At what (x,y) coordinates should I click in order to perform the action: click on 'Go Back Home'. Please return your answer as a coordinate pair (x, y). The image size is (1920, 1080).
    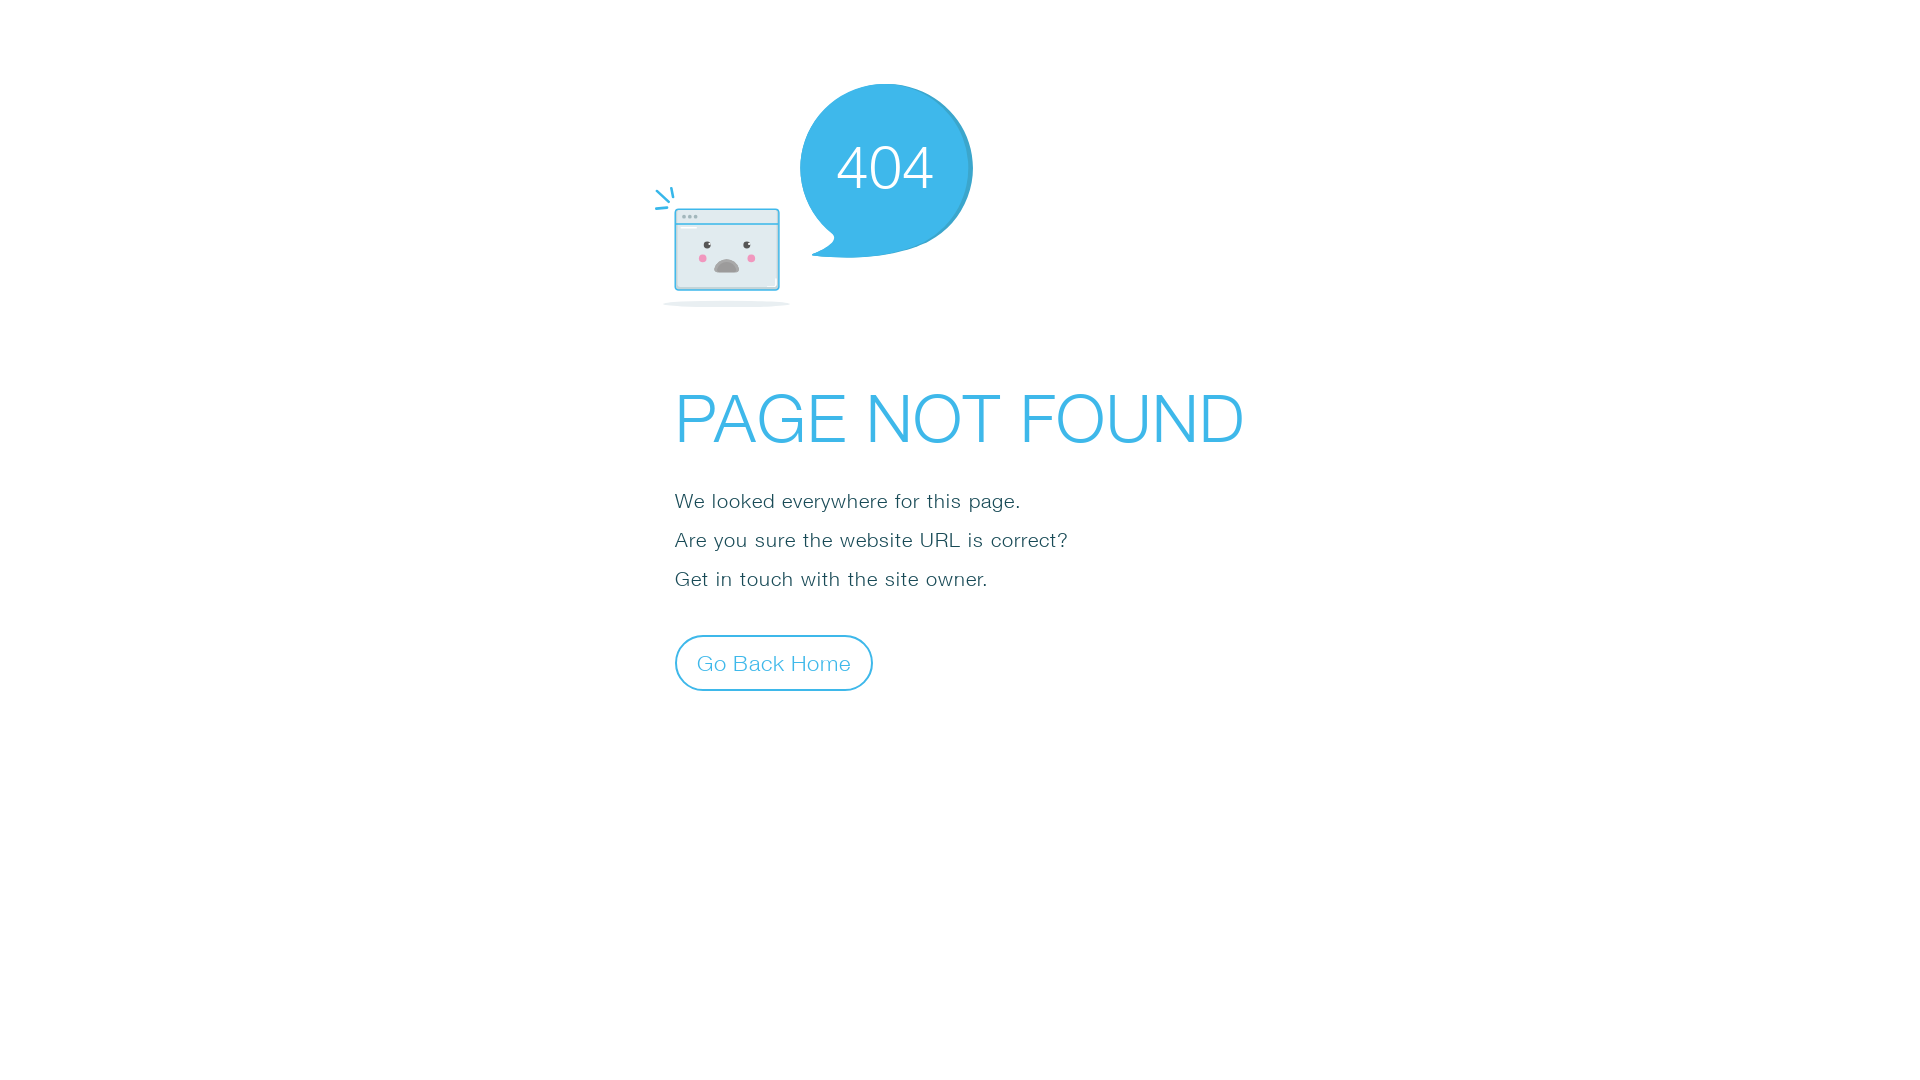
    Looking at the image, I should click on (772, 663).